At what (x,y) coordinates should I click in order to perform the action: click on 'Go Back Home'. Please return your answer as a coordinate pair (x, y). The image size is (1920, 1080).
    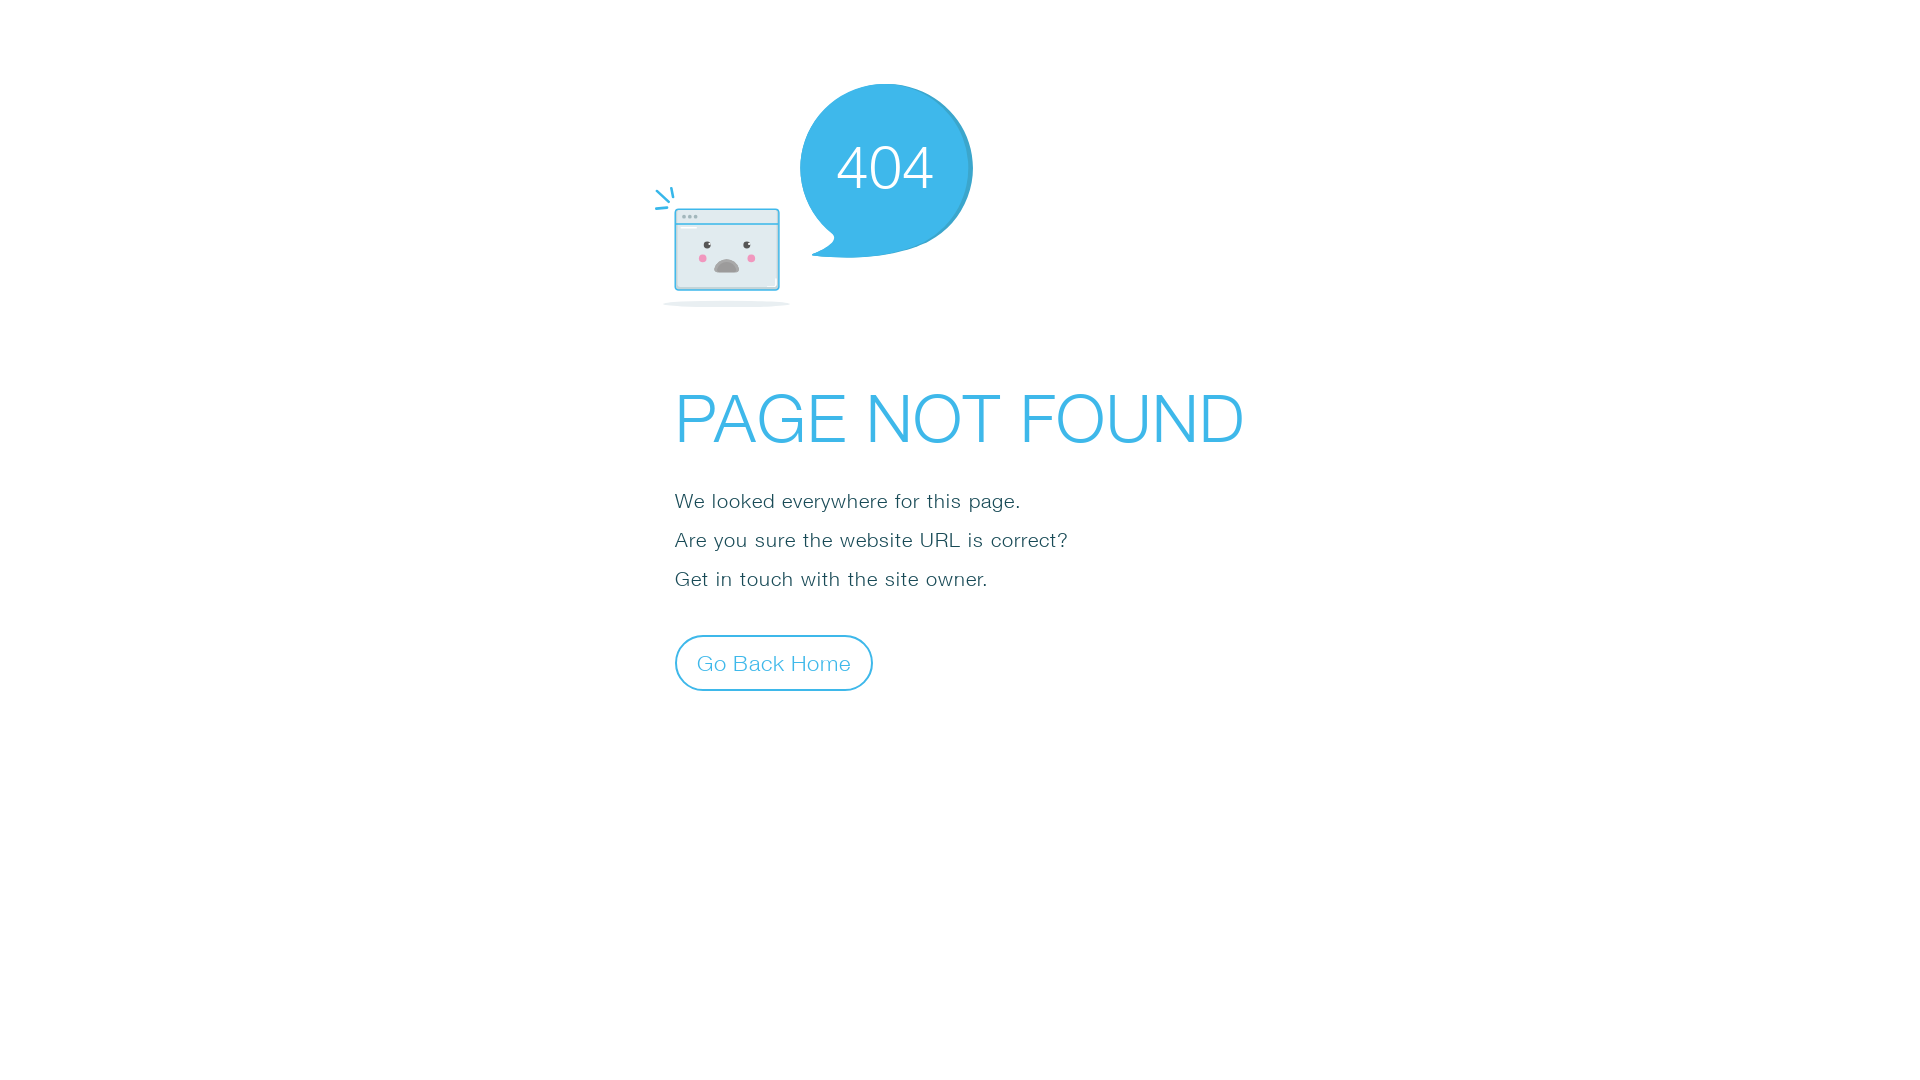
    Looking at the image, I should click on (772, 663).